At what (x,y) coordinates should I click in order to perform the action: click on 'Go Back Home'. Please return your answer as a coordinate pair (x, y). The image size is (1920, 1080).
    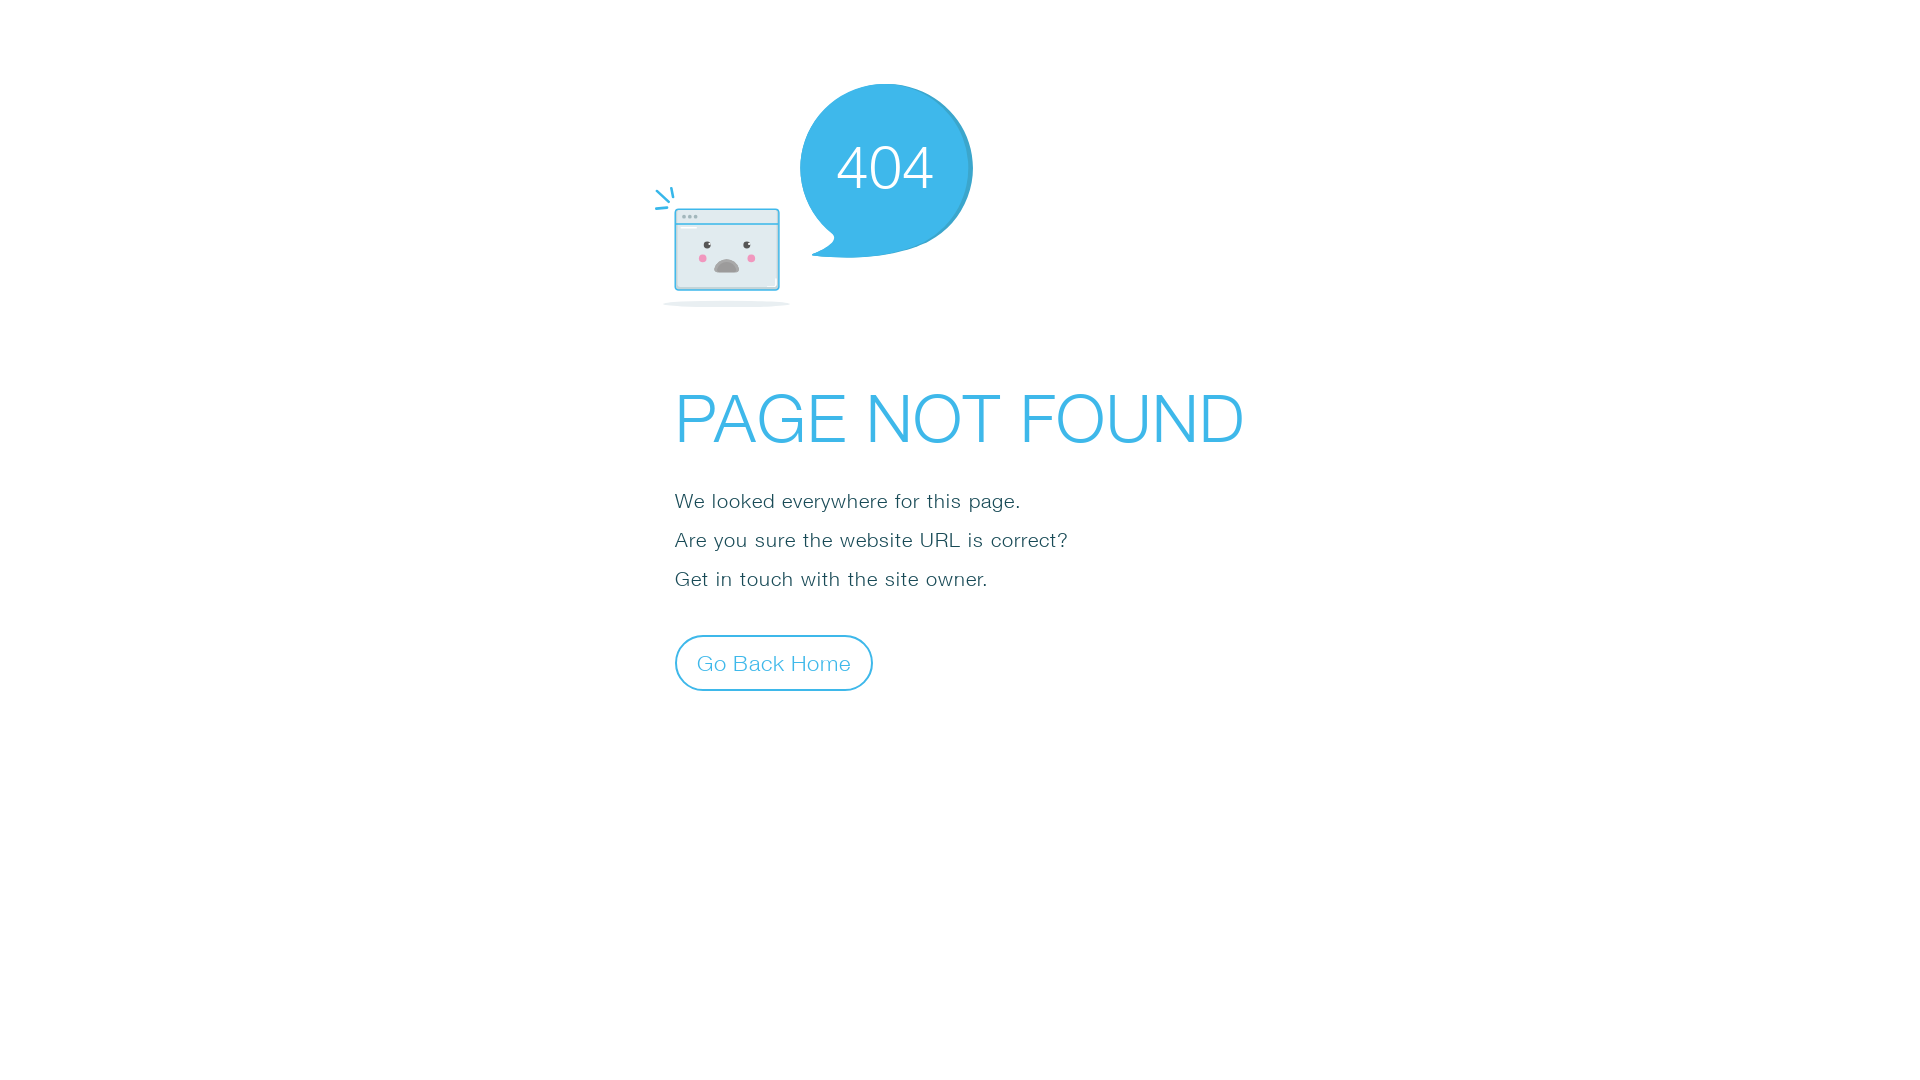
    Looking at the image, I should click on (772, 663).